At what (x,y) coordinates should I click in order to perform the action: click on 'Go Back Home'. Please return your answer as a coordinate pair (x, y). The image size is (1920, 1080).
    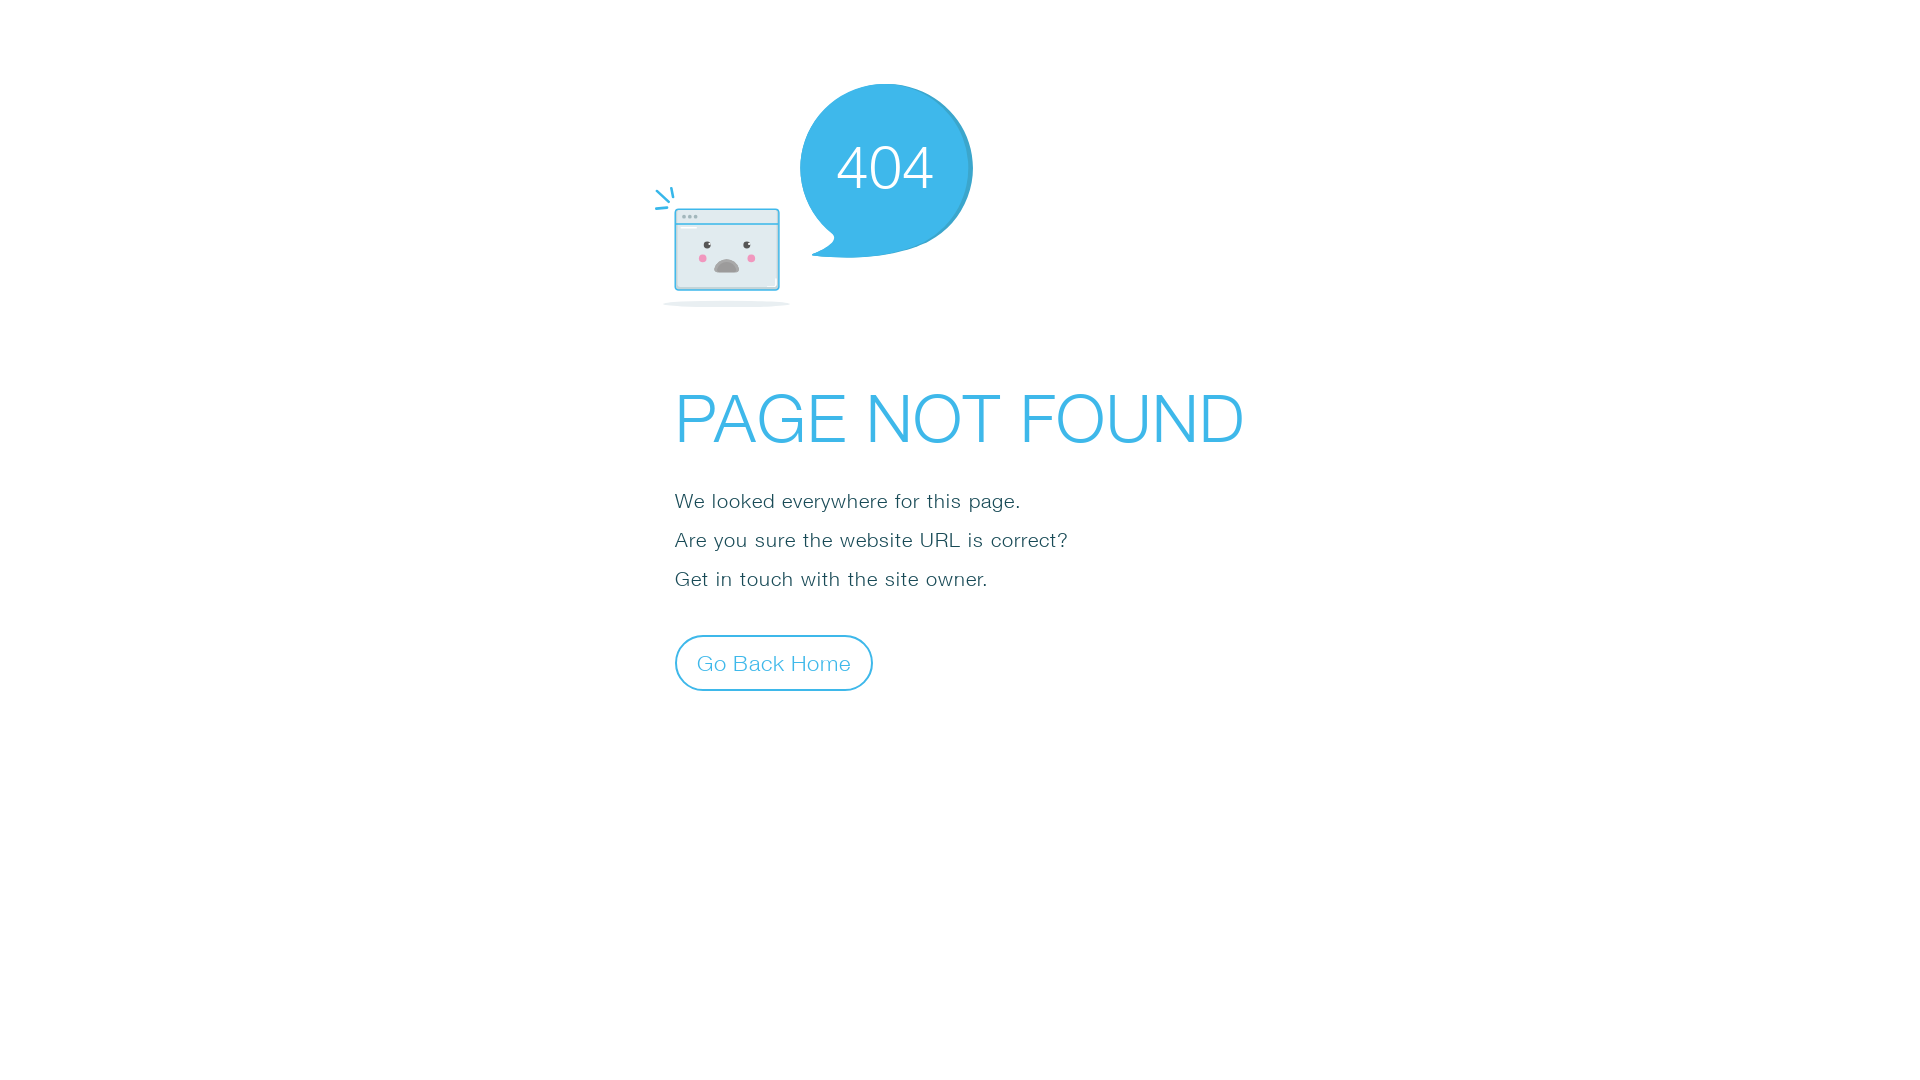
    Looking at the image, I should click on (772, 663).